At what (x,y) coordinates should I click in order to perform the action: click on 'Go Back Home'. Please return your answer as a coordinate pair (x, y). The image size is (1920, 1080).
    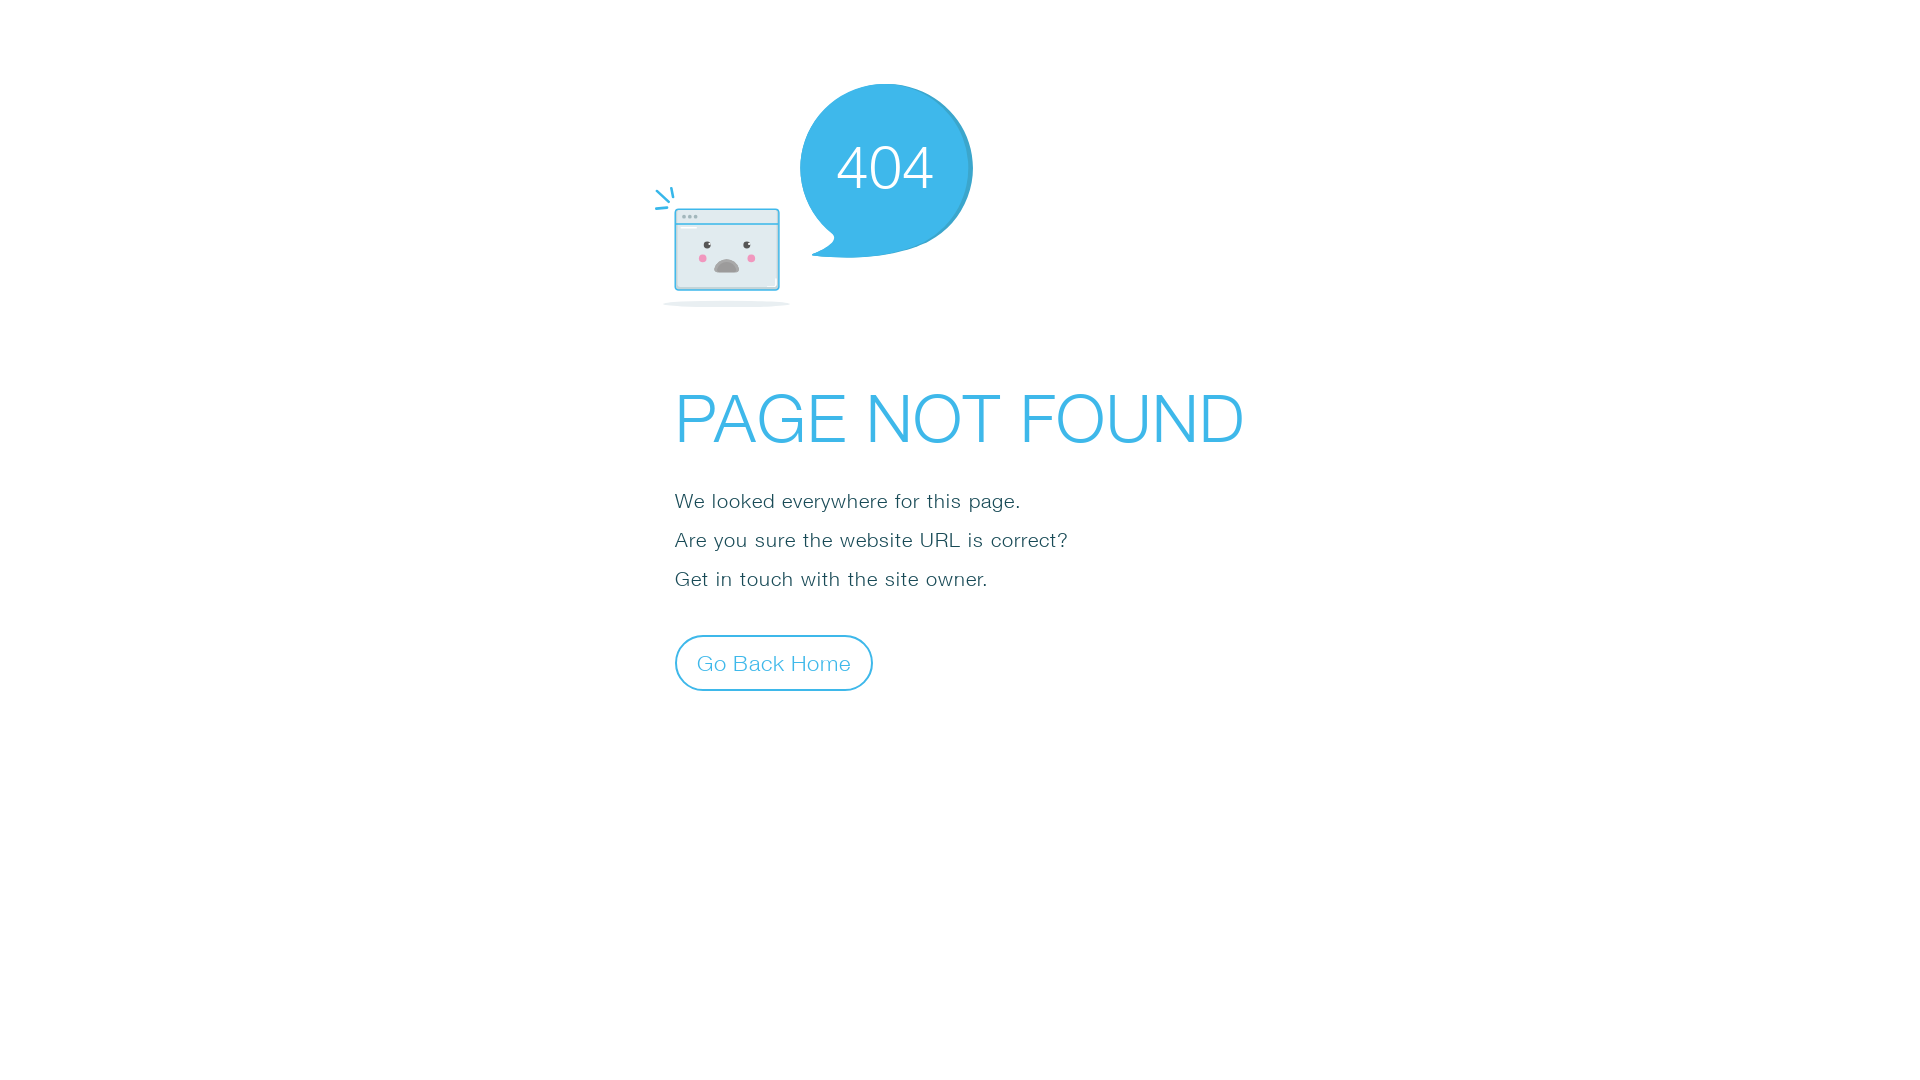
    Looking at the image, I should click on (772, 663).